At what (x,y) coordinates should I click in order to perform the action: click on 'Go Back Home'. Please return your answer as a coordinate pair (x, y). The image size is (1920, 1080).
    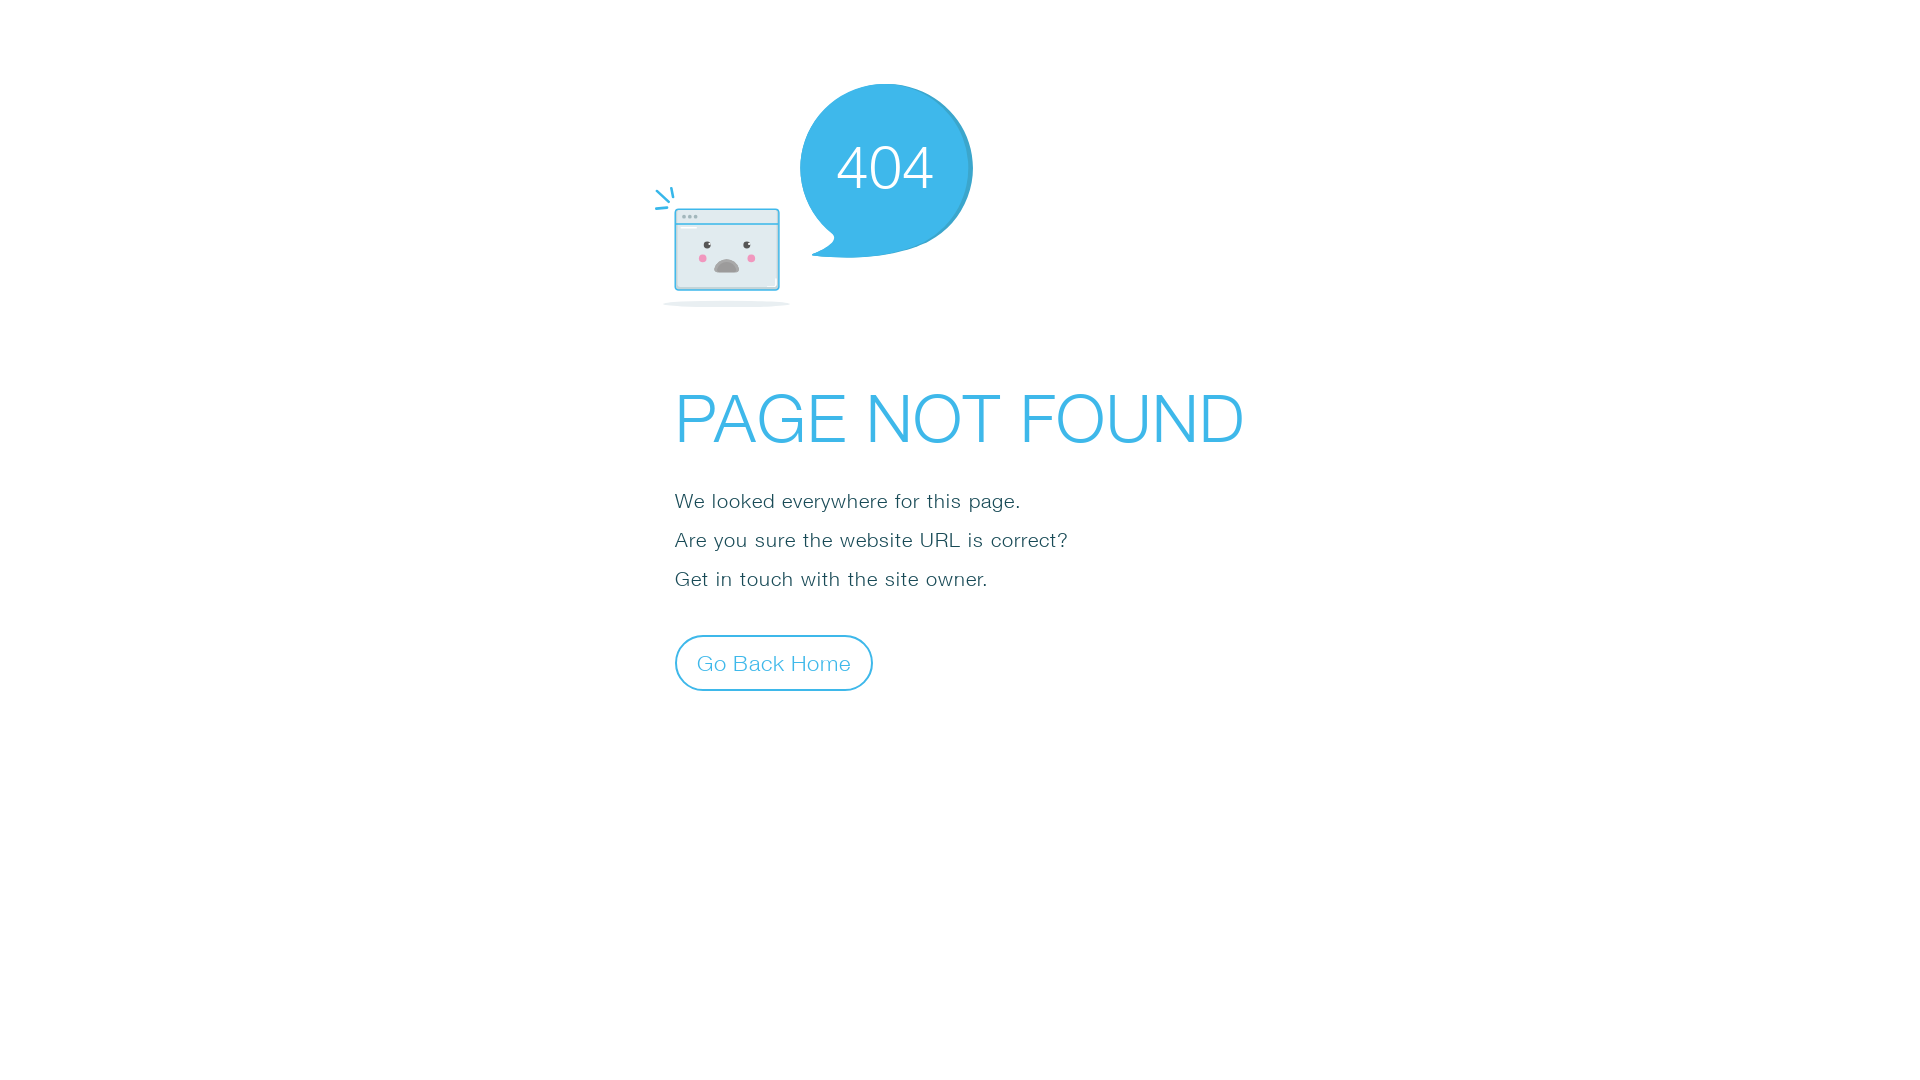
    Looking at the image, I should click on (772, 663).